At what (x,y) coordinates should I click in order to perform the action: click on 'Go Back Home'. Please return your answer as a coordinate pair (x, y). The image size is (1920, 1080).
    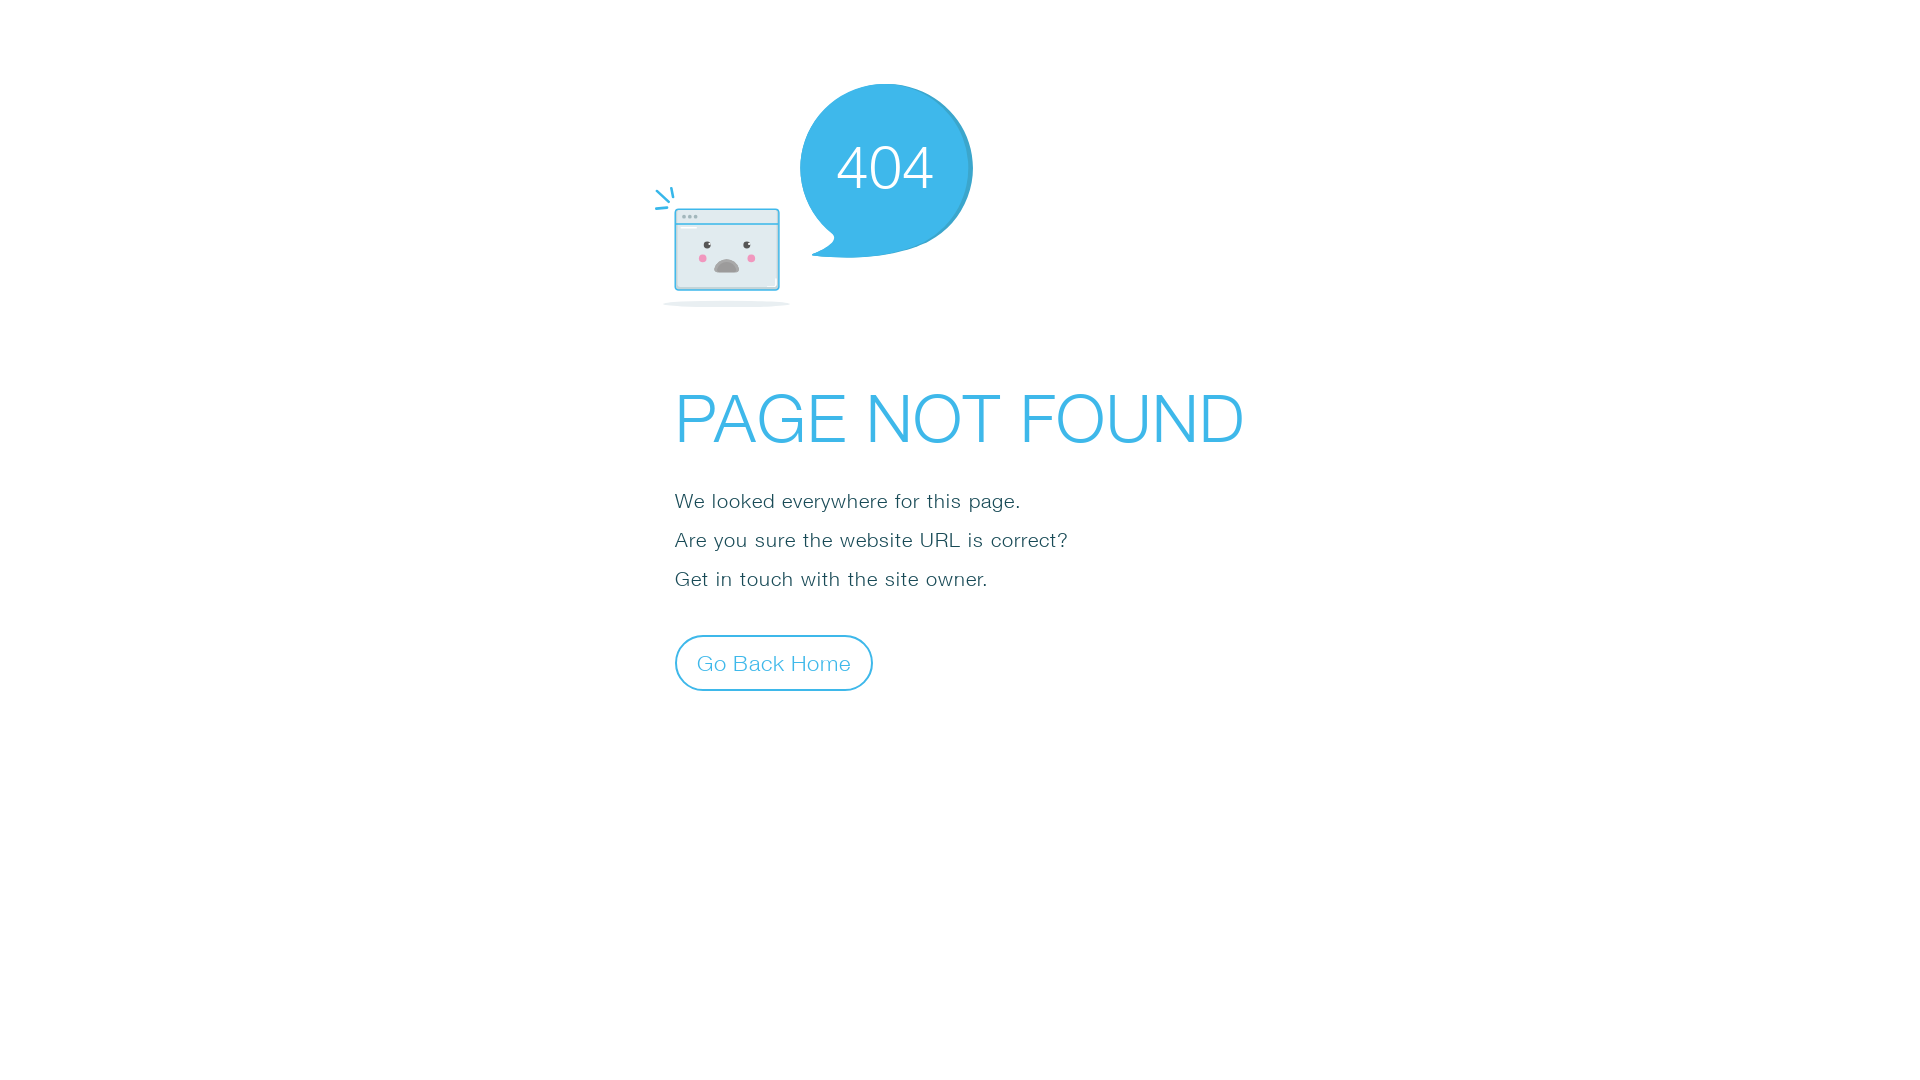
    Looking at the image, I should click on (772, 663).